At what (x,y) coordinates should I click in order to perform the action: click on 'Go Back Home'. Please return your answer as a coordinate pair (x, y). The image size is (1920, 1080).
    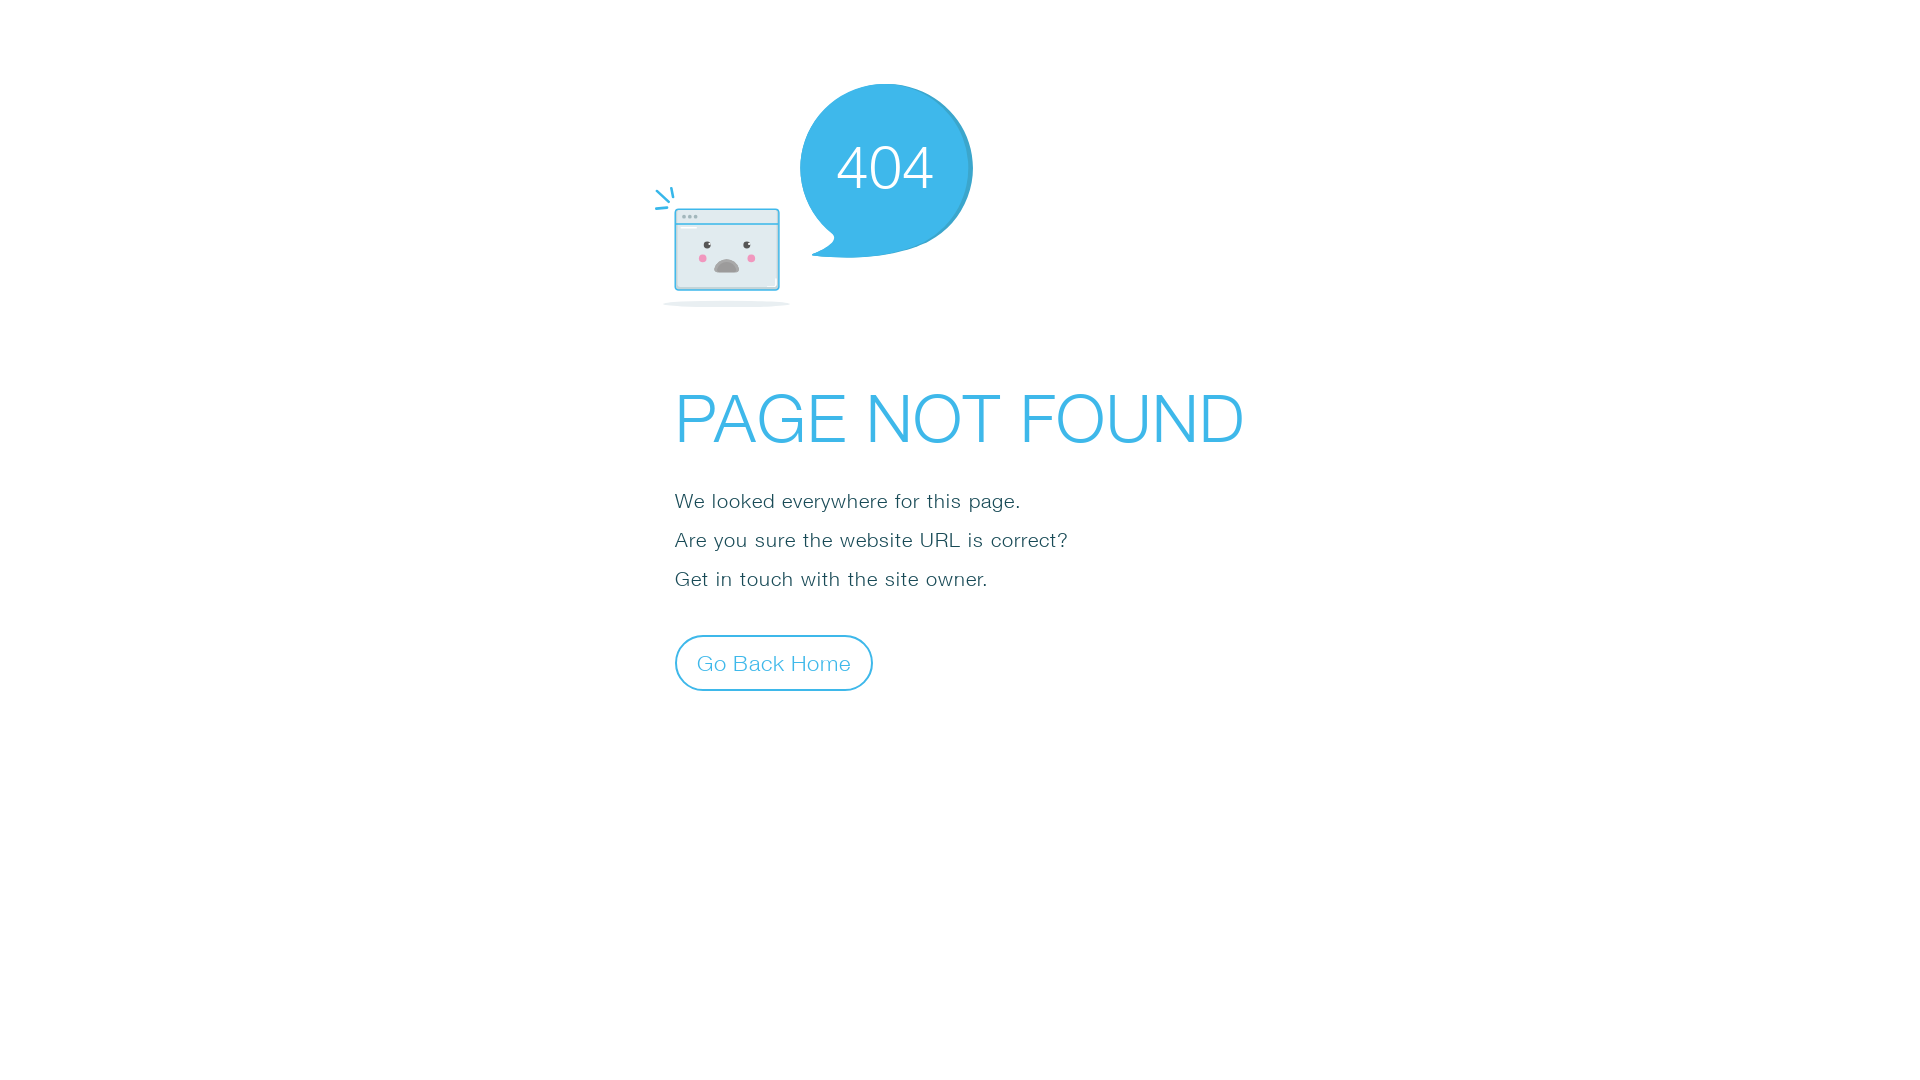
    Looking at the image, I should click on (772, 663).